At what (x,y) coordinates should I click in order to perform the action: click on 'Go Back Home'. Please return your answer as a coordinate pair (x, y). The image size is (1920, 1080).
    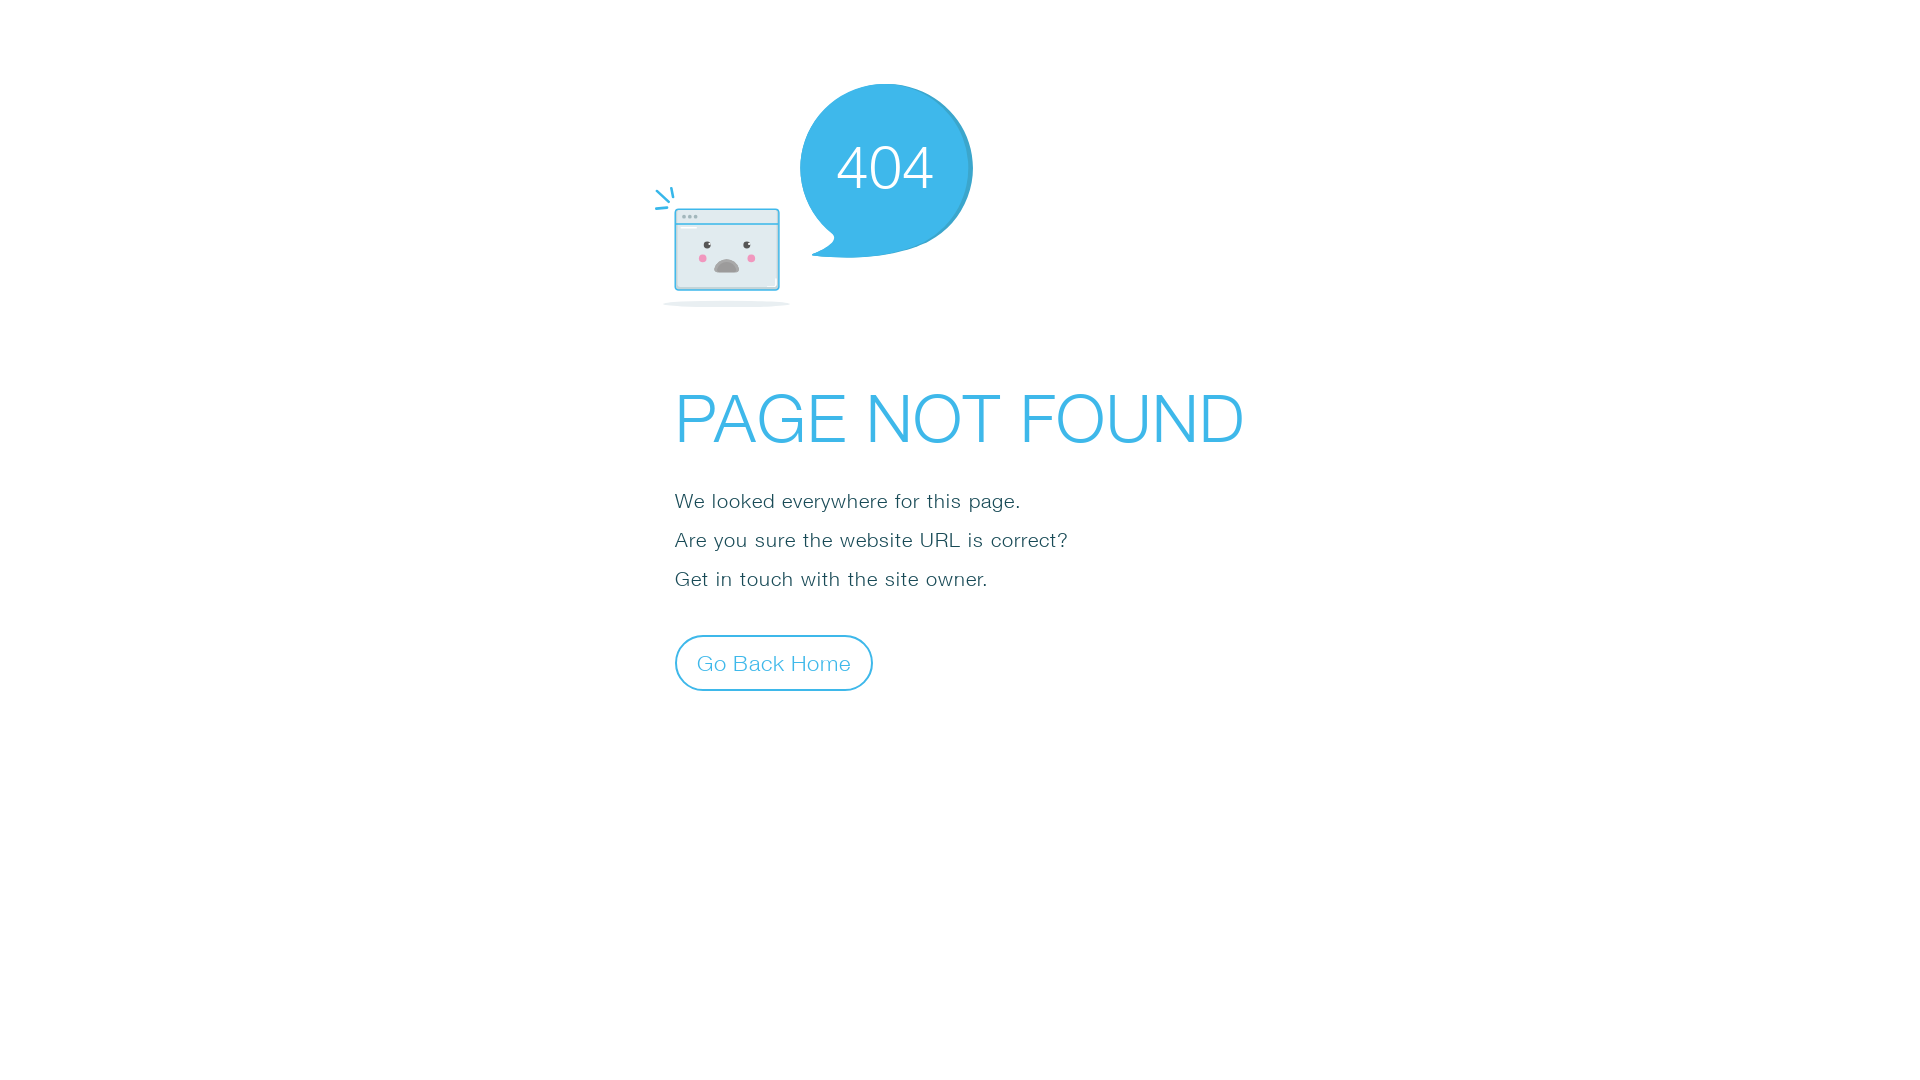
    Looking at the image, I should click on (772, 663).